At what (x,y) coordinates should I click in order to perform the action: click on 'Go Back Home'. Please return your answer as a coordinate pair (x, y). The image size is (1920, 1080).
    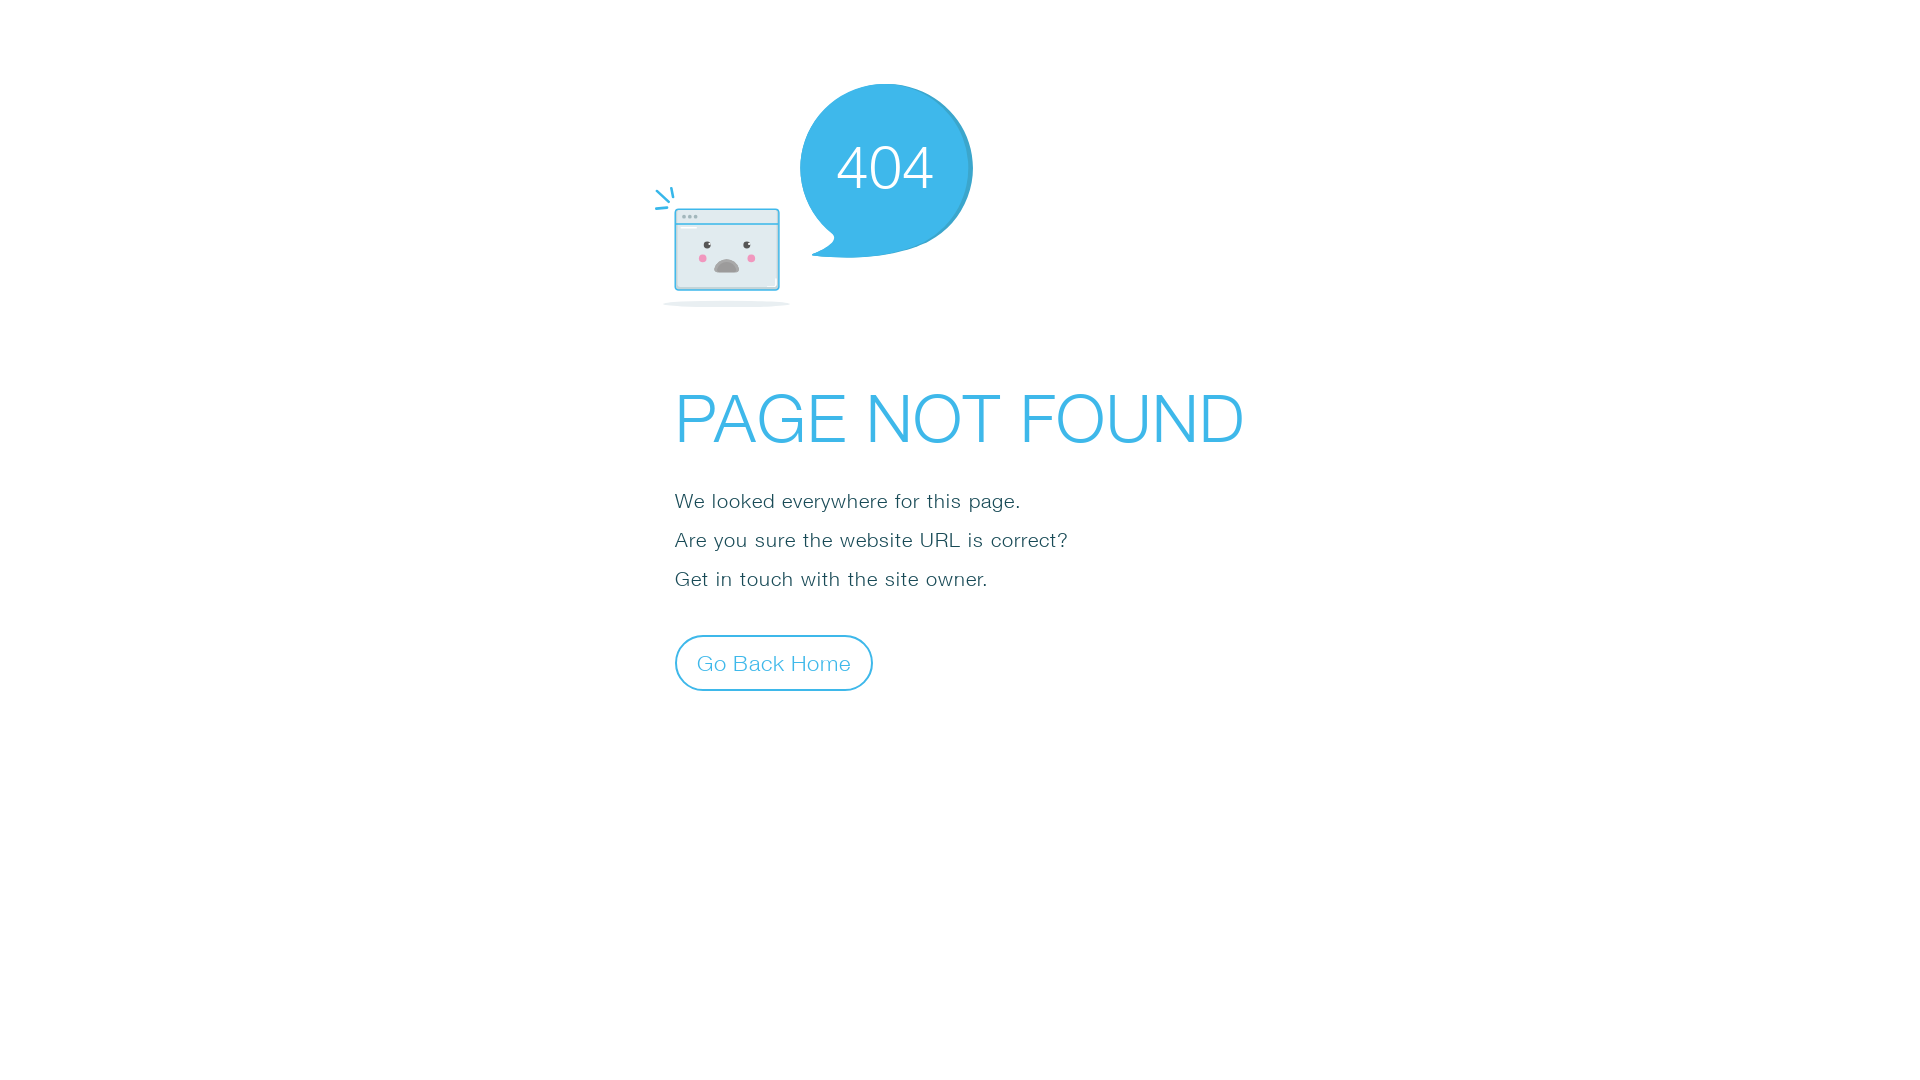
    Looking at the image, I should click on (772, 663).